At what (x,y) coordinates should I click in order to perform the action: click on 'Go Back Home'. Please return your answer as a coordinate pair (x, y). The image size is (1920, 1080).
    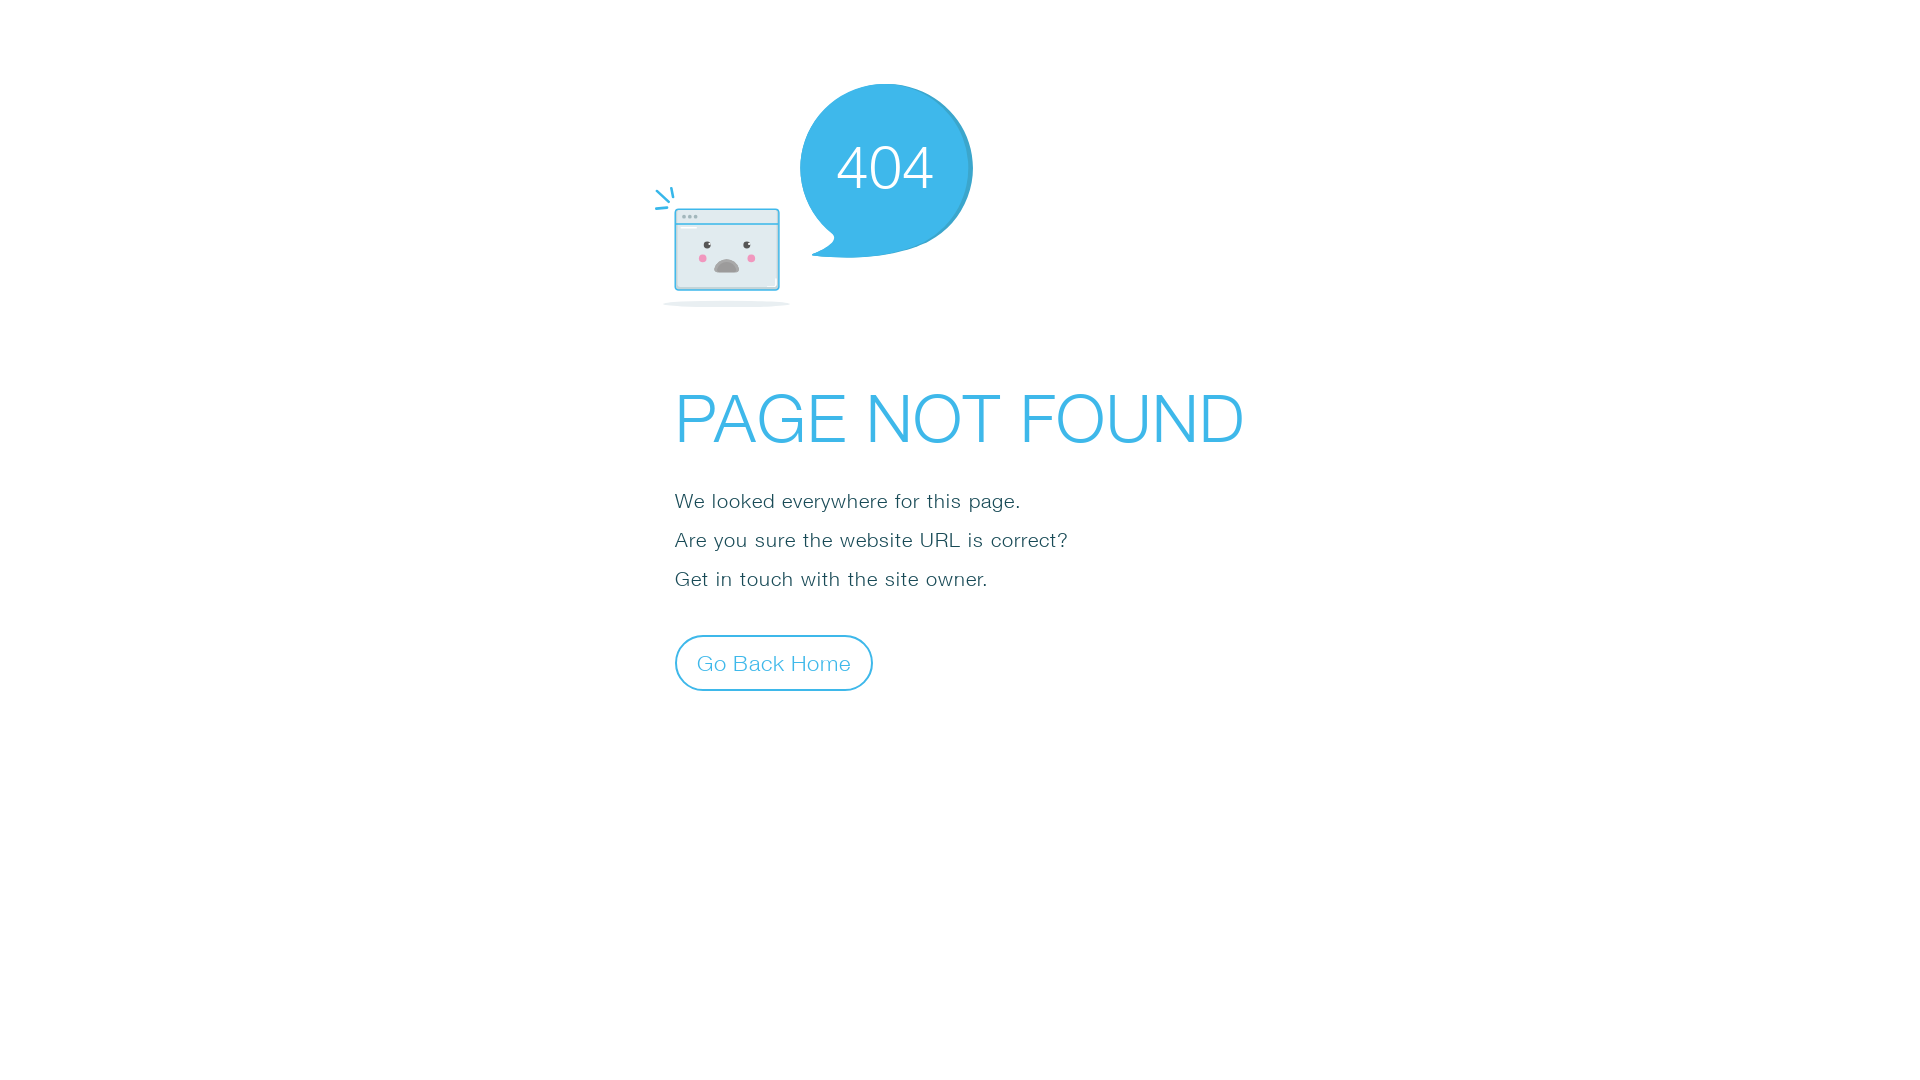
    Looking at the image, I should click on (772, 663).